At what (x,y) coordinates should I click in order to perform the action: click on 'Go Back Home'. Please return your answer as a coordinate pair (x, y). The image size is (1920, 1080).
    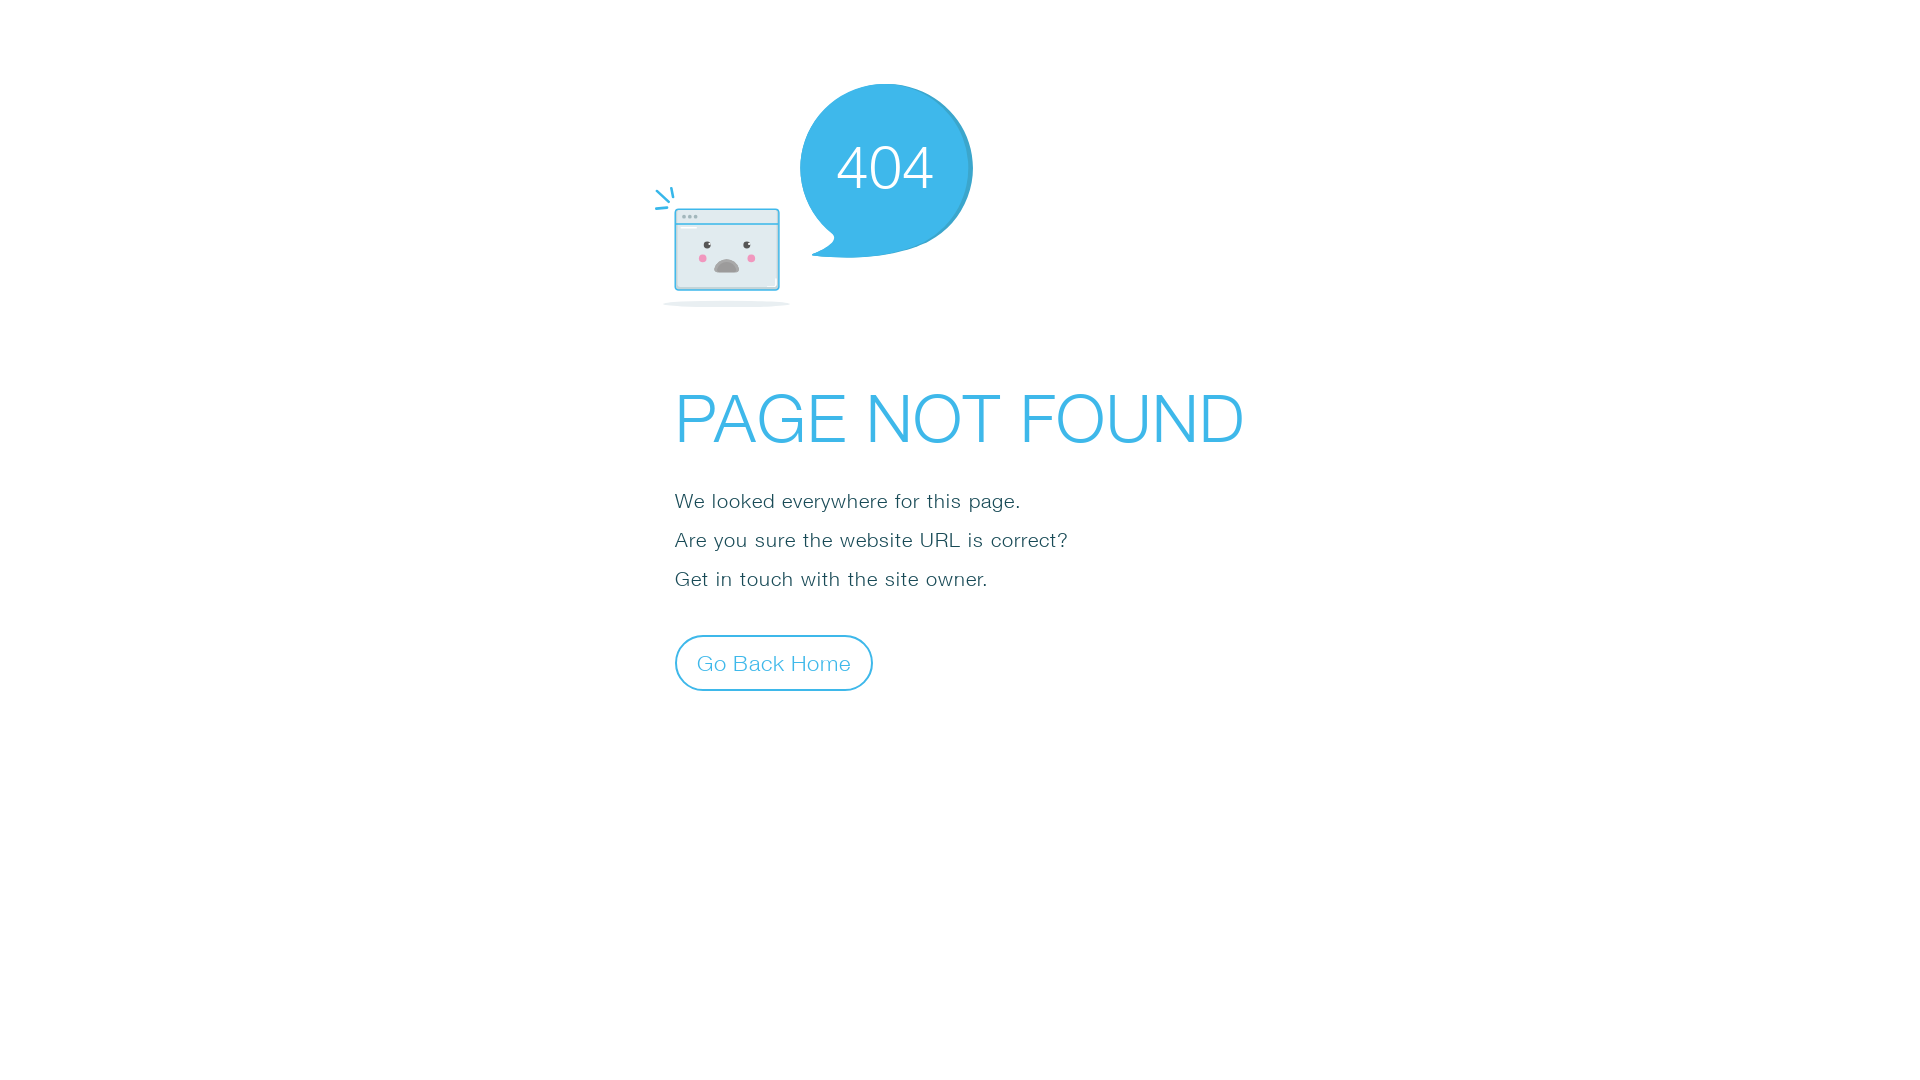
    Looking at the image, I should click on (772, 663).